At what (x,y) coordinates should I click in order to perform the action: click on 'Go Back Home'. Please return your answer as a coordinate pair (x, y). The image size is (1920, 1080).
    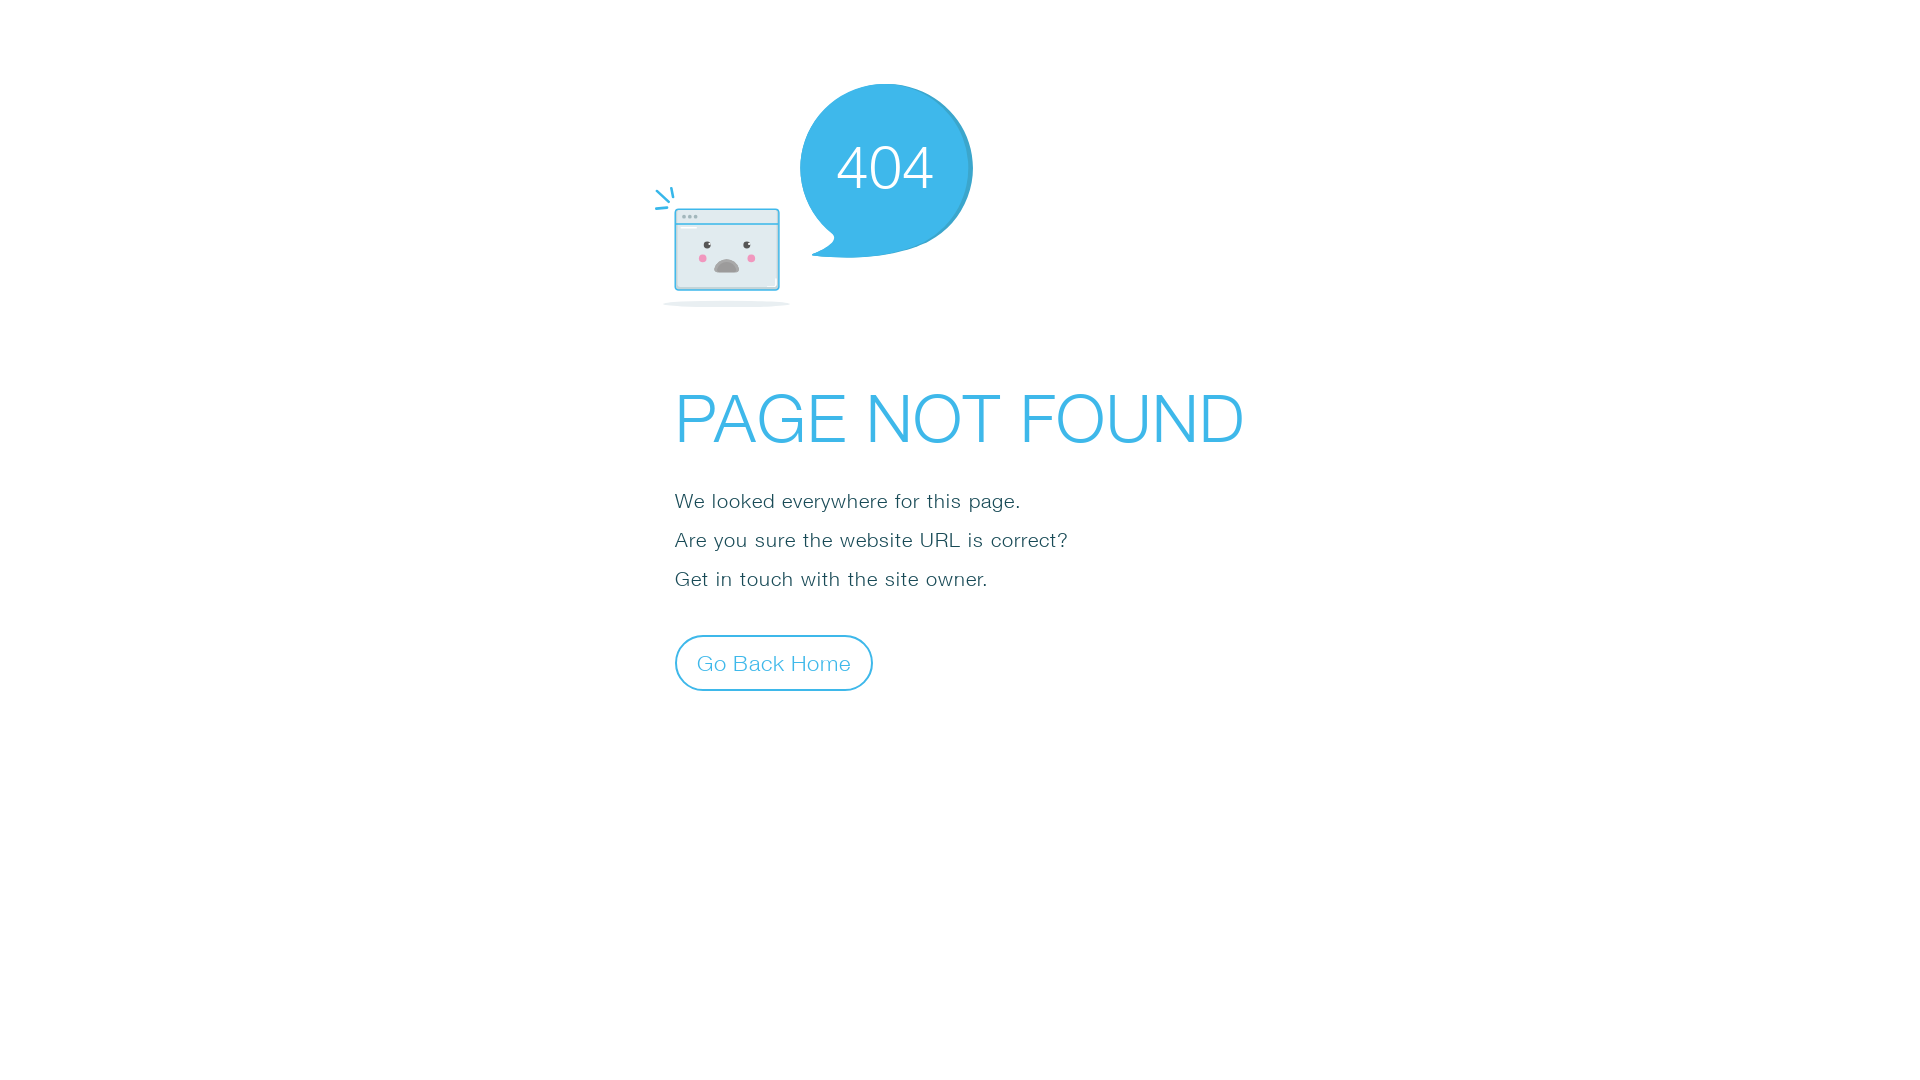
    Looking at the image, I should click on (772, 663).